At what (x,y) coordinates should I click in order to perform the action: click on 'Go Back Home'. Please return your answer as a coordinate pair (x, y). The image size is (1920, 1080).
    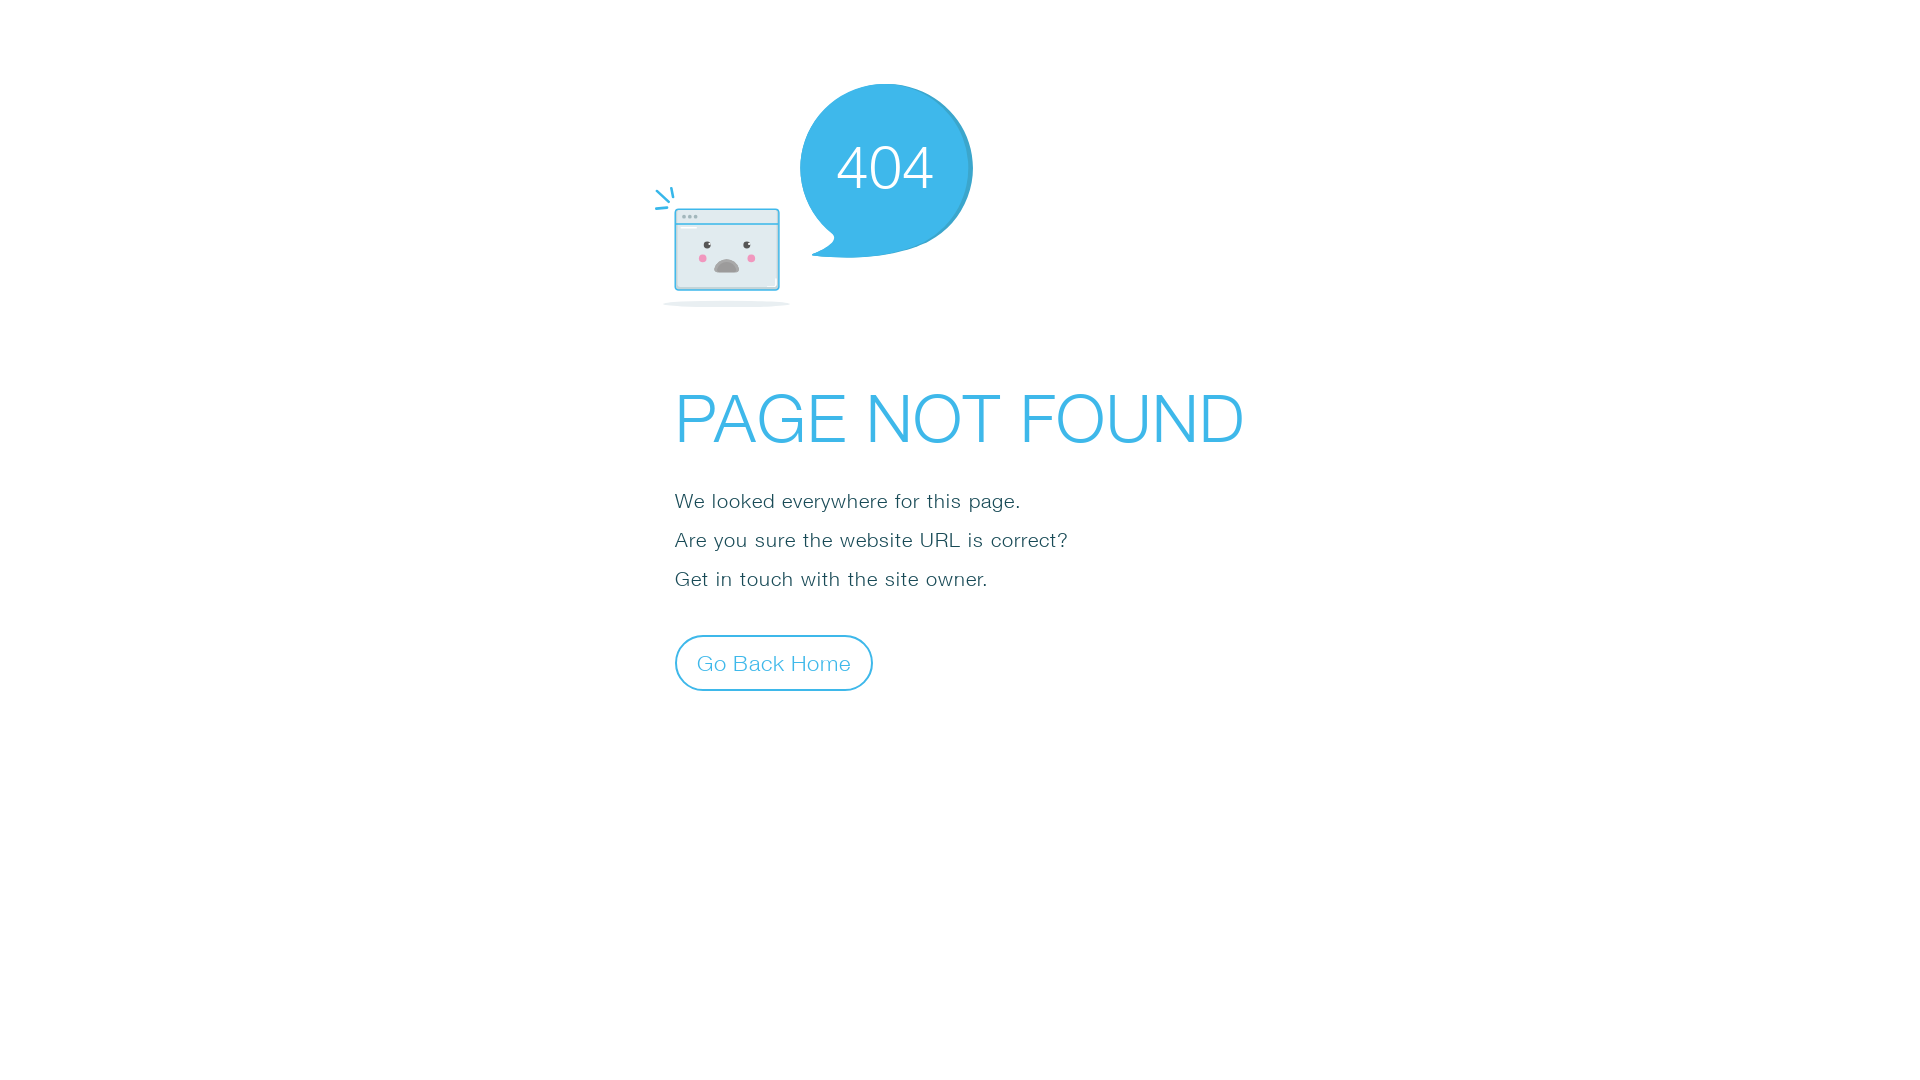
    Looking at the image, I should click on (772, 663).